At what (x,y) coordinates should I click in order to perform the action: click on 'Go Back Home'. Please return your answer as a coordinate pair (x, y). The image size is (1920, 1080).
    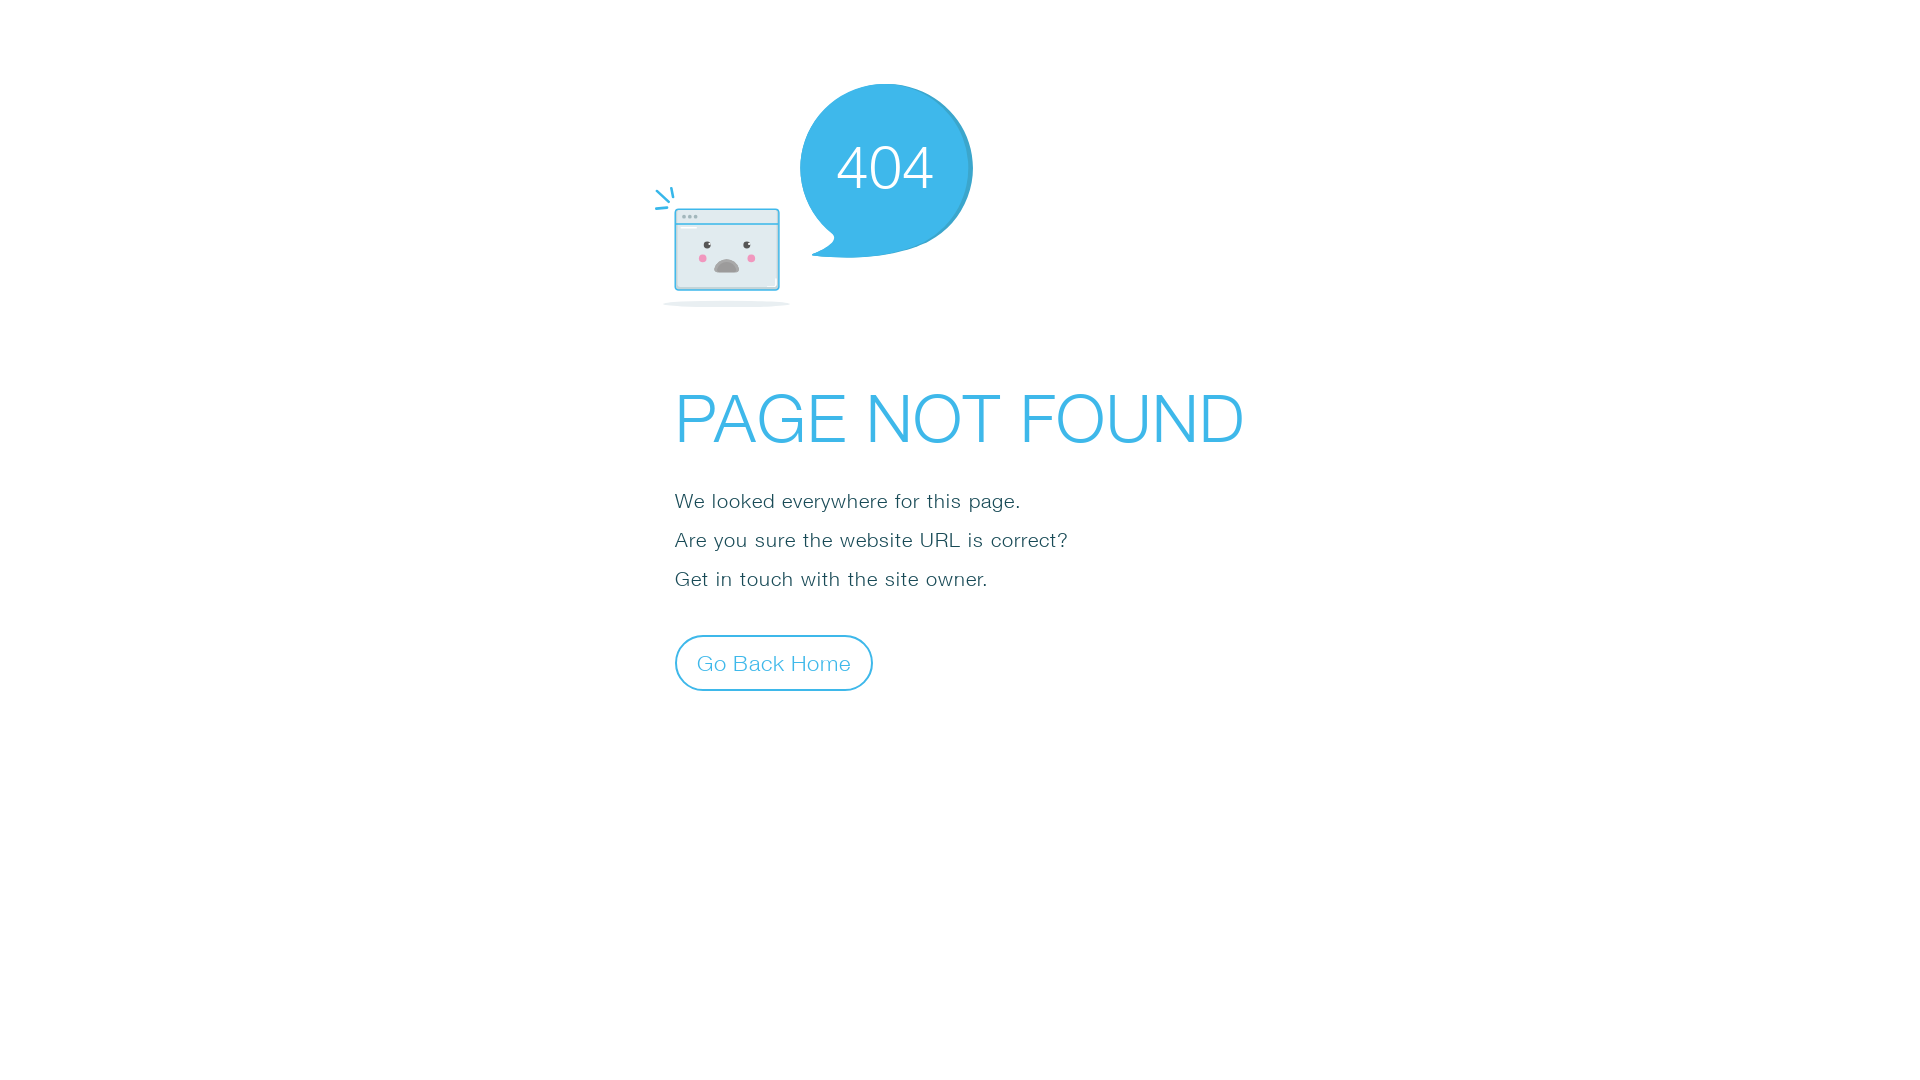
    Looking at the image, I should click on (772, 663).